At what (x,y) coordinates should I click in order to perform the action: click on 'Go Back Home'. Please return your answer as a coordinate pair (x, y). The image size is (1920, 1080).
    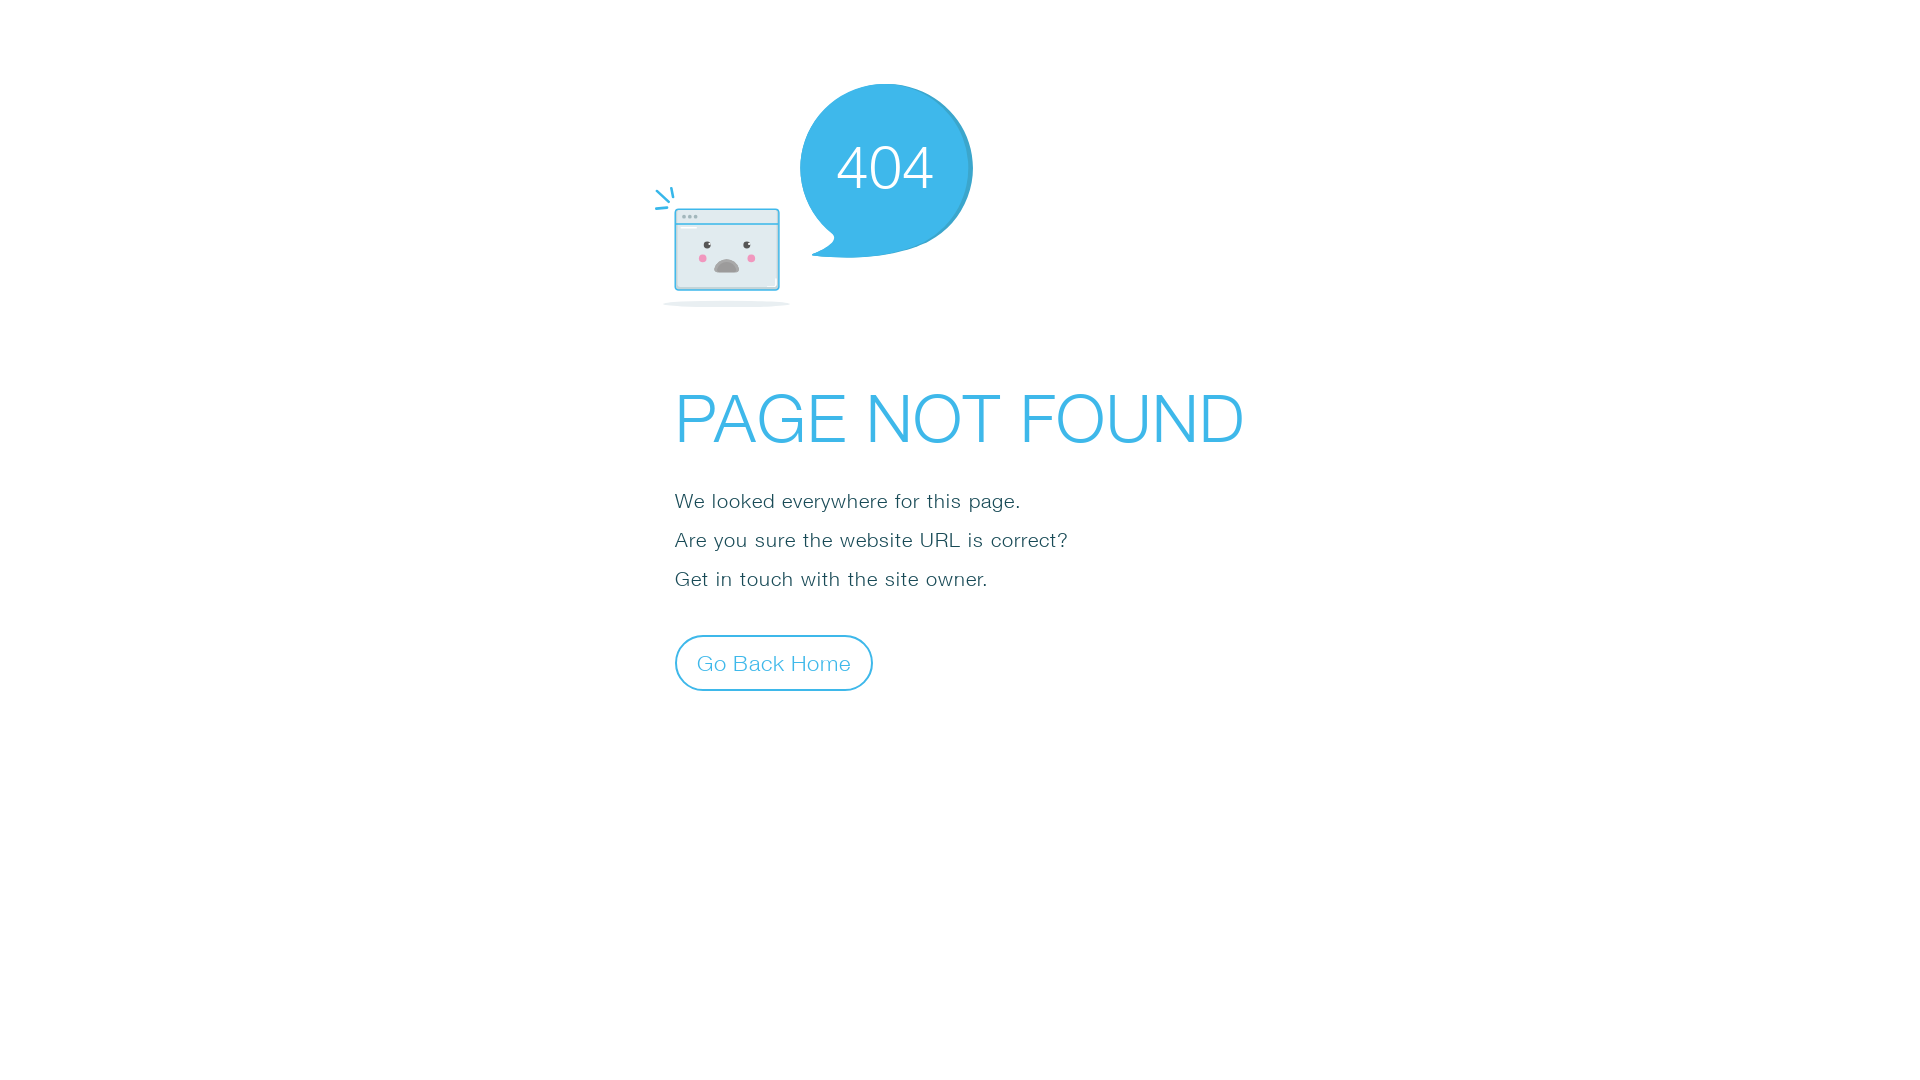
    Looking at the image, I should click on (772, 663).